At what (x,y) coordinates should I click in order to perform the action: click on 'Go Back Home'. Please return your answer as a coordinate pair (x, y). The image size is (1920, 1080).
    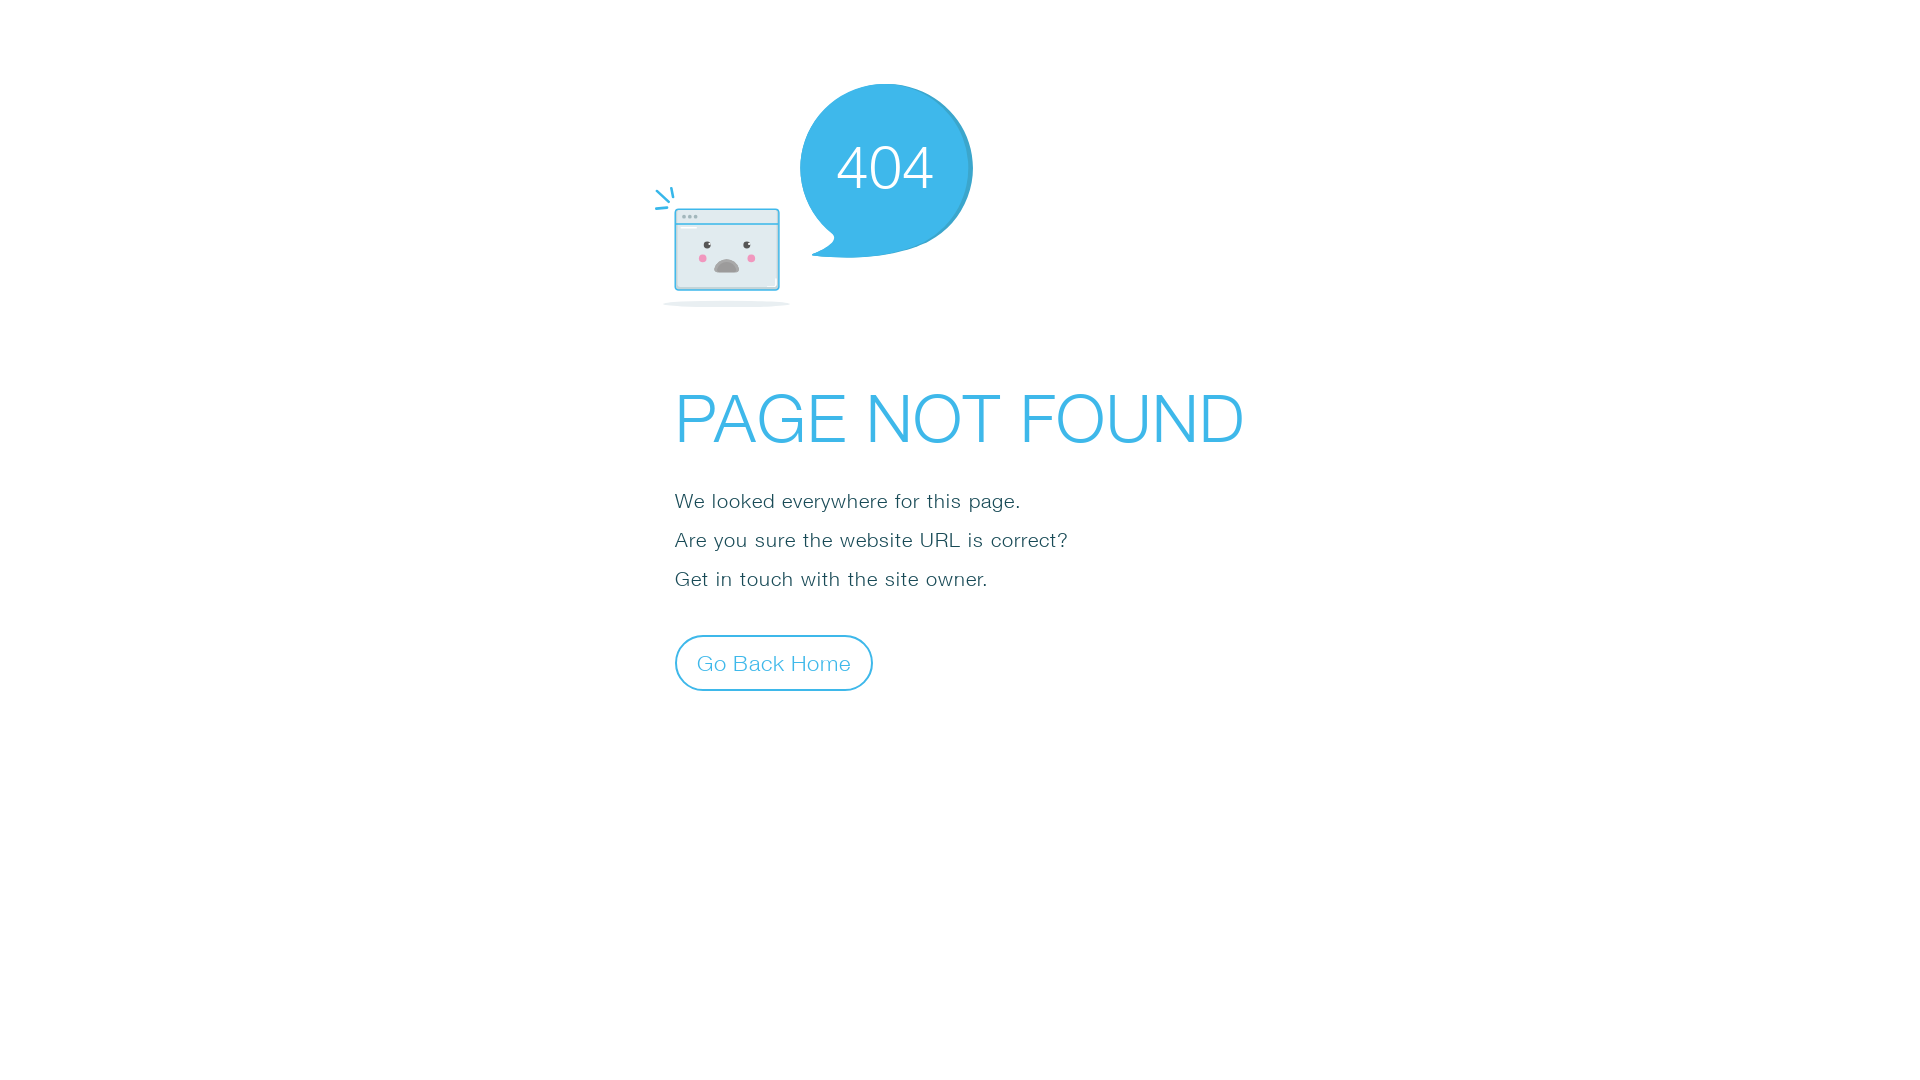
    Looking at the image, I should click on (772, 663).